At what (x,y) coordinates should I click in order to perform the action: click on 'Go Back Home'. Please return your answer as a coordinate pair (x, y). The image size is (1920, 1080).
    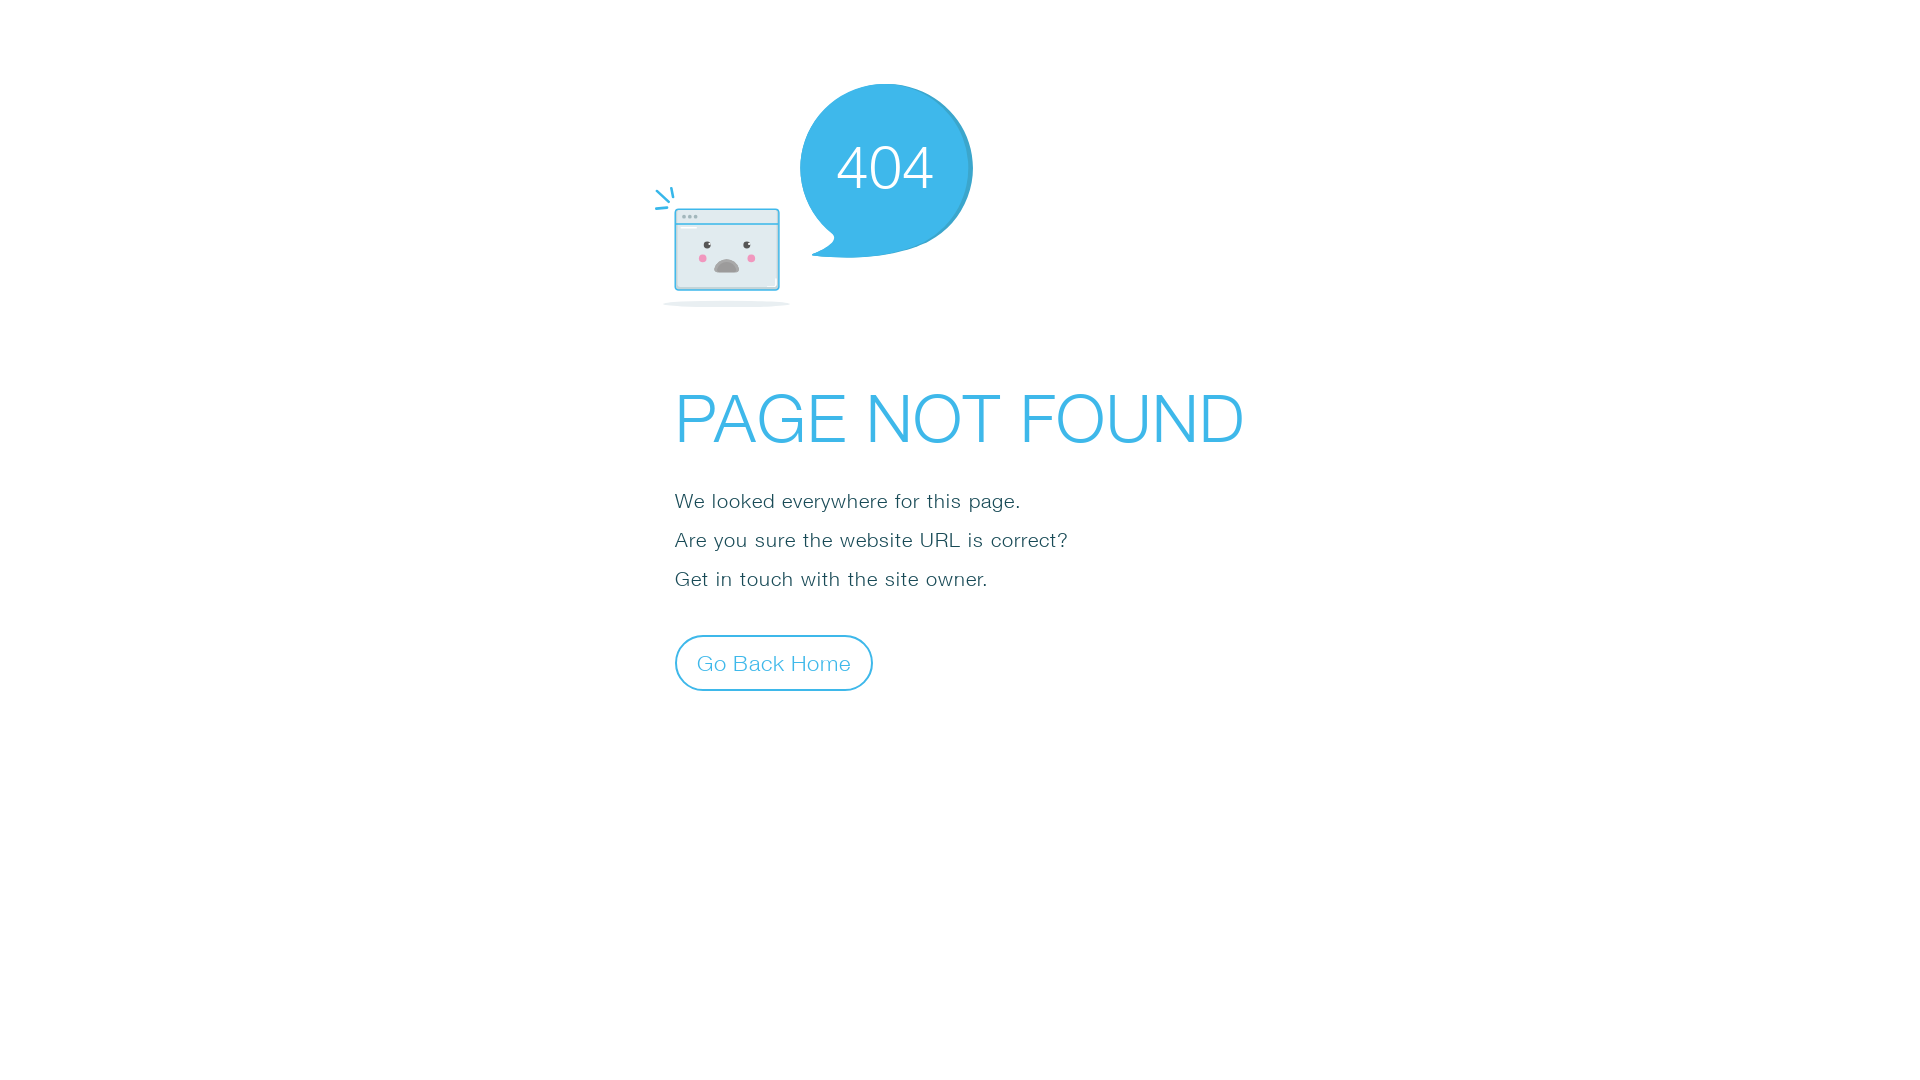
    Looking at the image, I should click on (772, 663).